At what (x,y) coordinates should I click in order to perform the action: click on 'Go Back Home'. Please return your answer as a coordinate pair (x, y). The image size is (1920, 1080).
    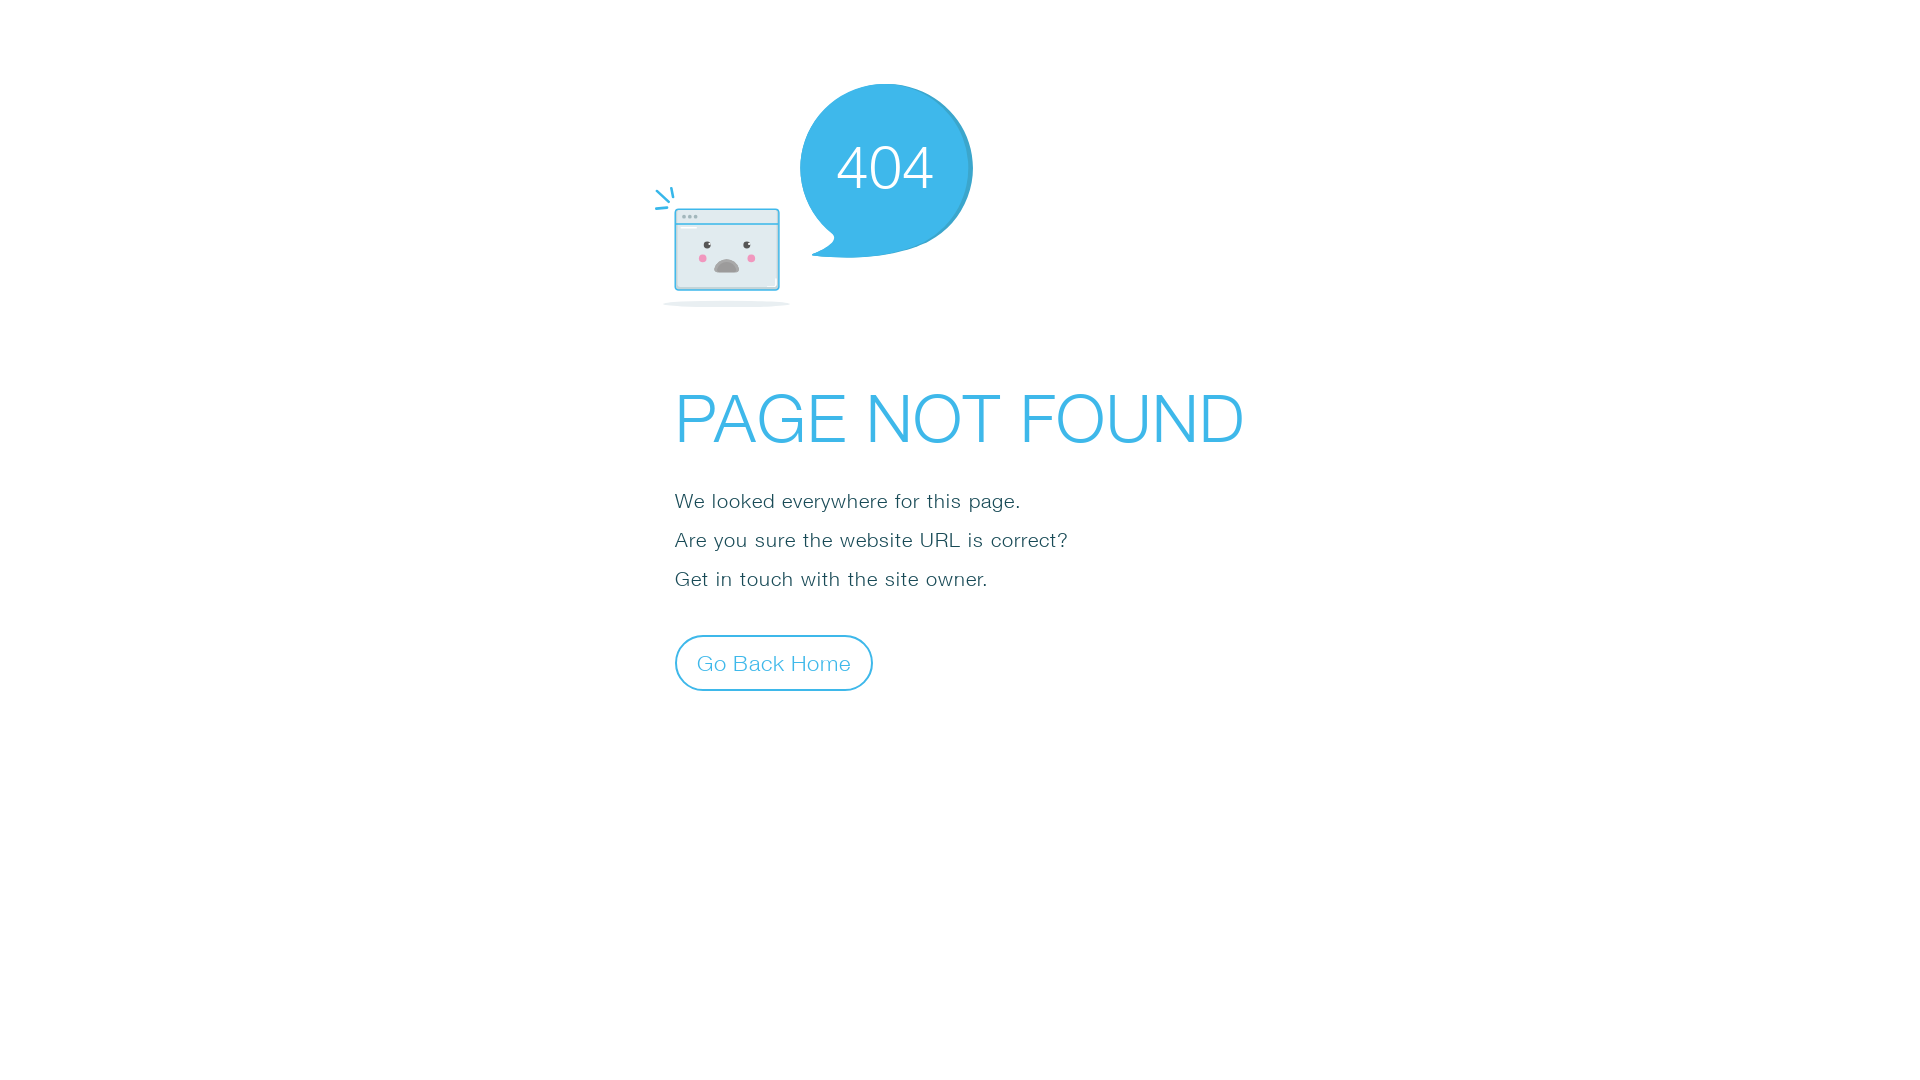
    Looking at the image, I should click on (772, 663).